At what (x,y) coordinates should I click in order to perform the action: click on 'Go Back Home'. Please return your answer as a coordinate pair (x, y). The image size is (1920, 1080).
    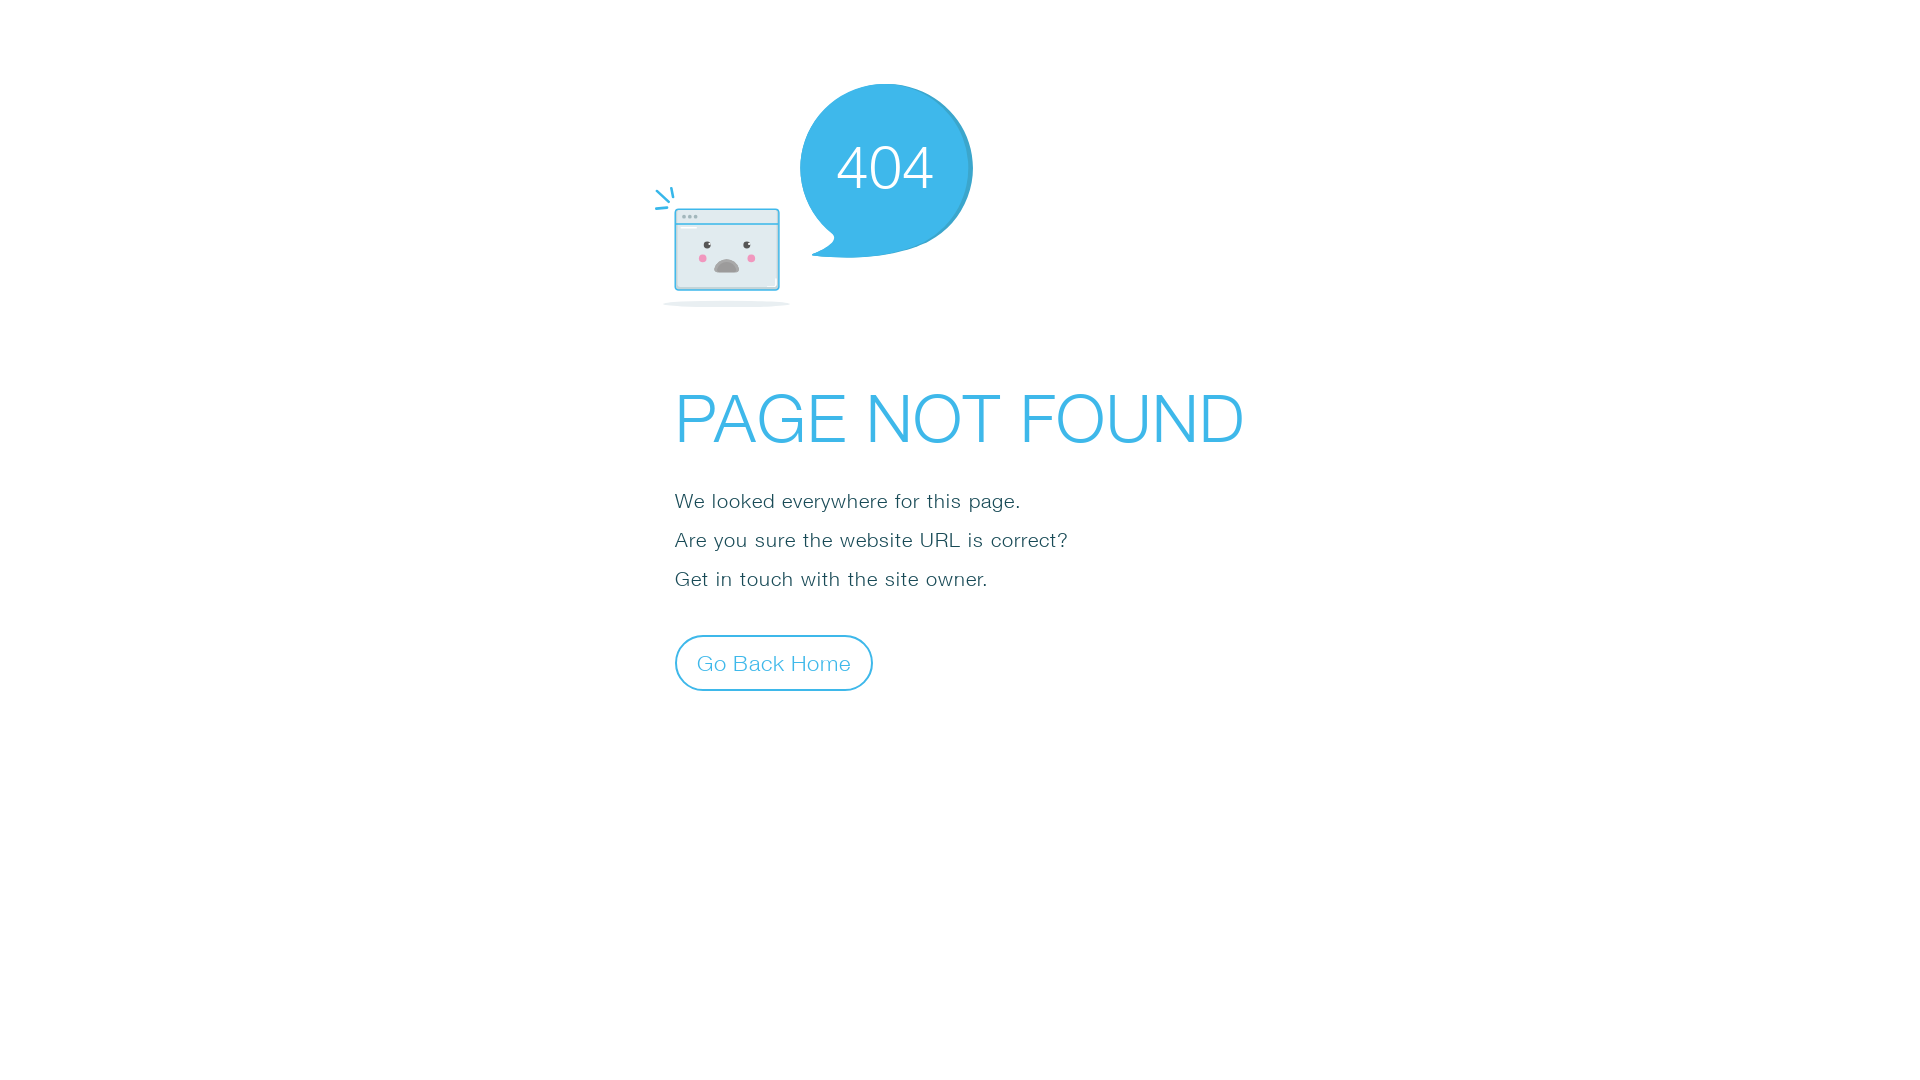
    Looking at the image, I should click on (772, 663).